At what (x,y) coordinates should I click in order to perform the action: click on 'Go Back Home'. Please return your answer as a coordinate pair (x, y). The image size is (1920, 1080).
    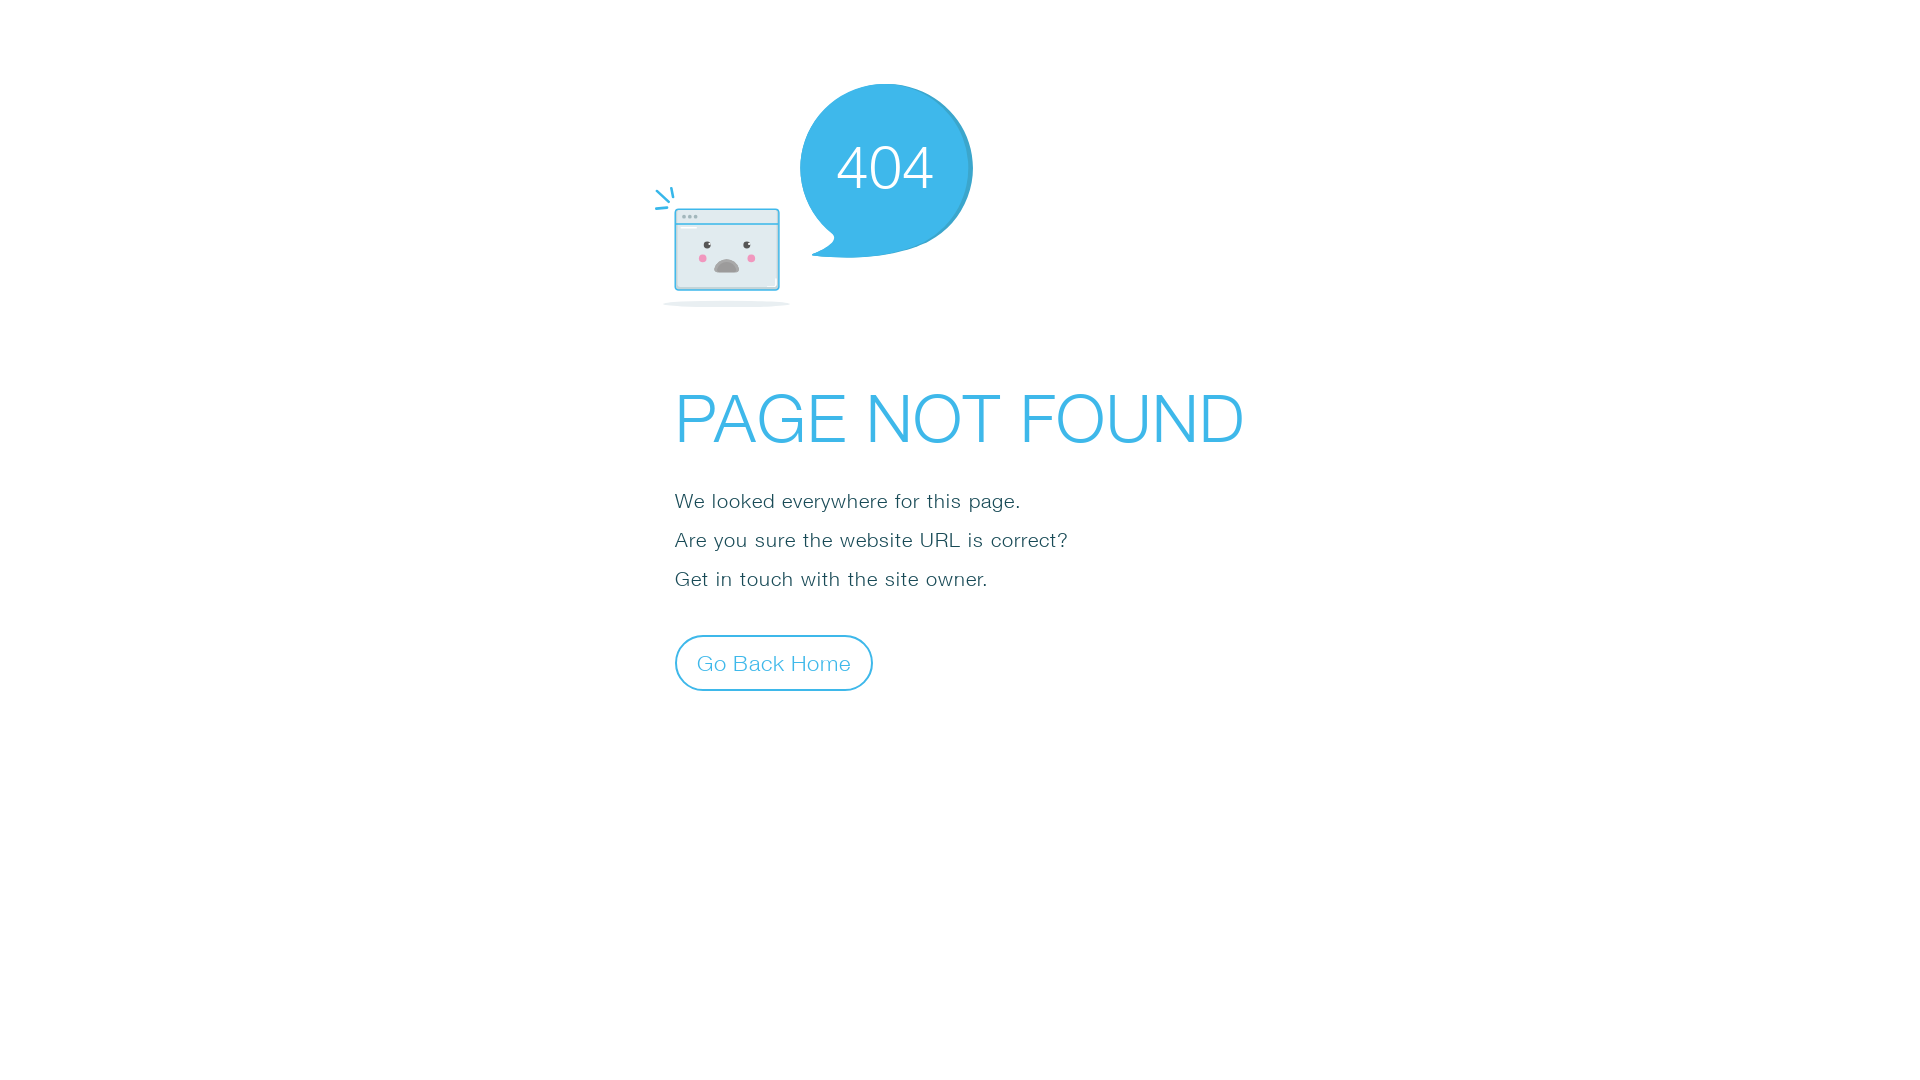
    Looking at the image, I should click on (772, 663).